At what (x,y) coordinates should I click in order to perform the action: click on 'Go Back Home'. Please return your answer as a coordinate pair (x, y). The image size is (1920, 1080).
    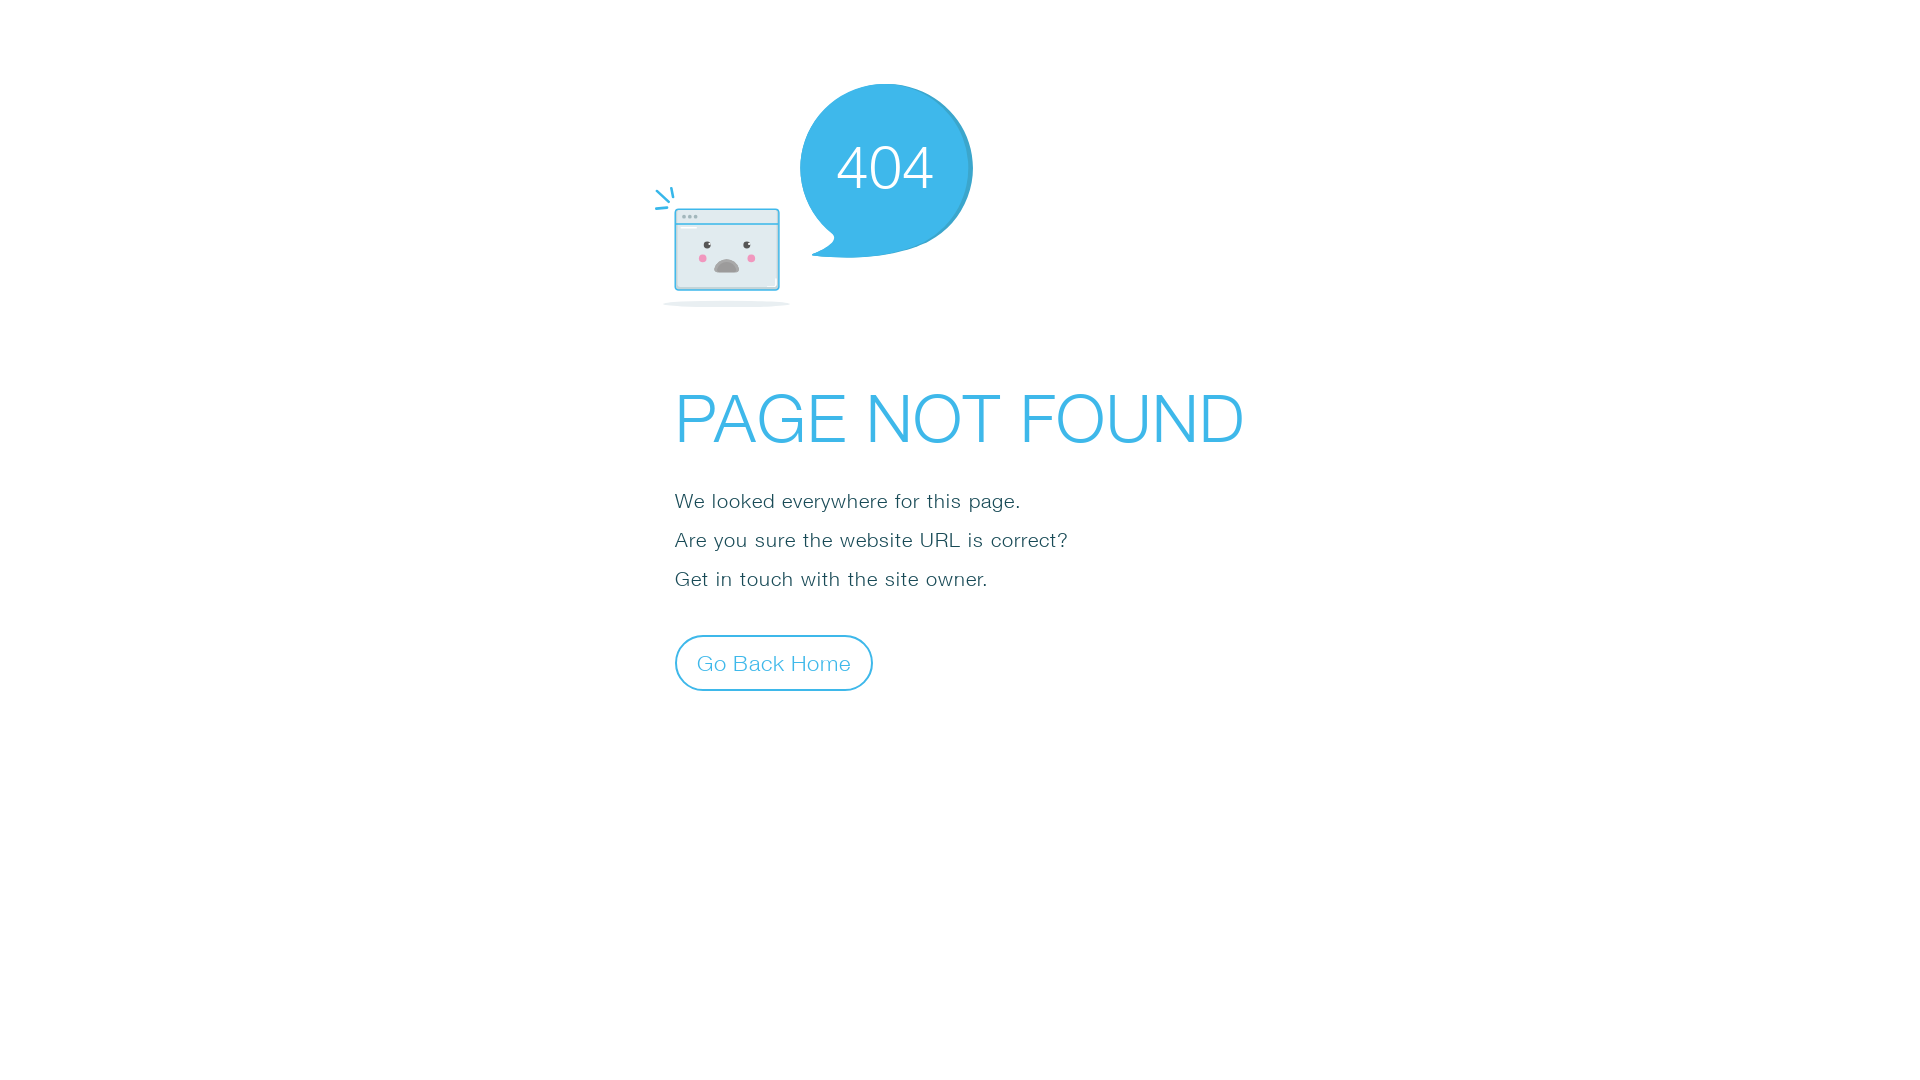
    Looking at the image, I should click on (772, 663).